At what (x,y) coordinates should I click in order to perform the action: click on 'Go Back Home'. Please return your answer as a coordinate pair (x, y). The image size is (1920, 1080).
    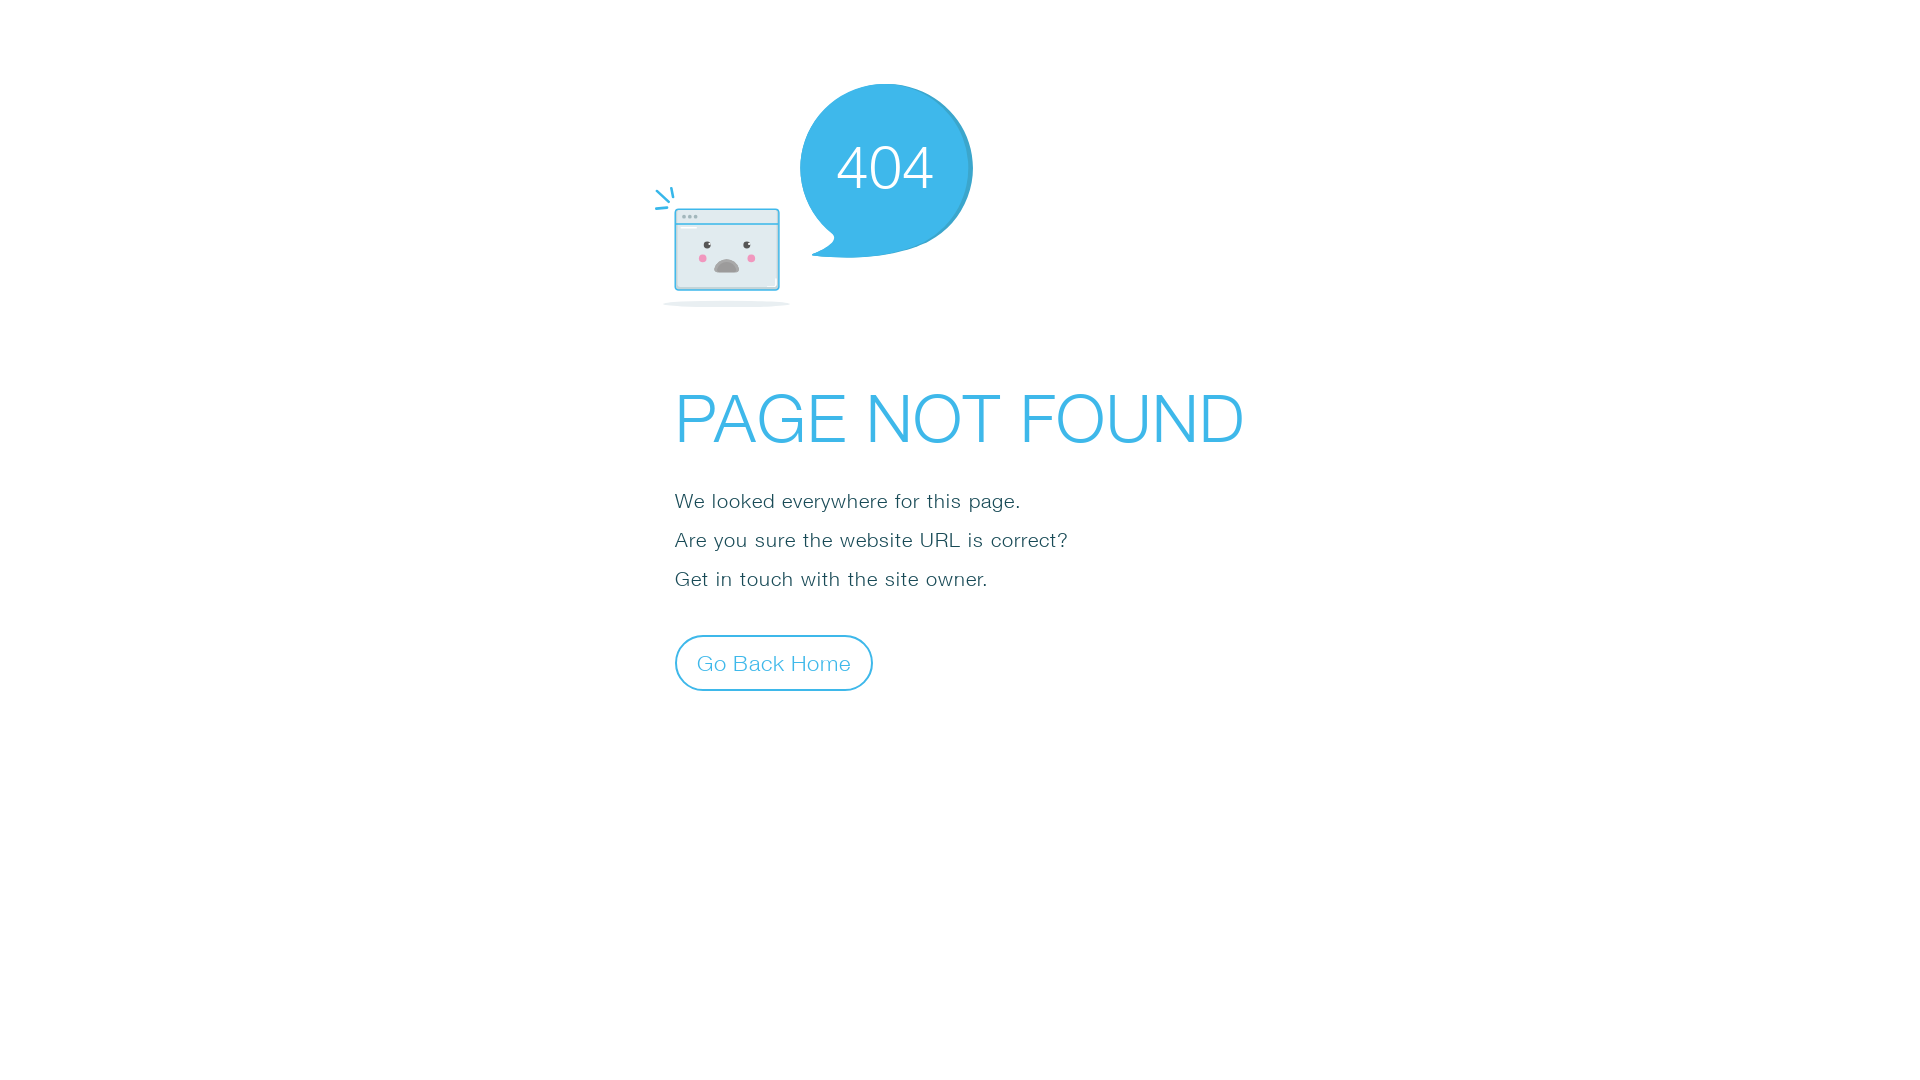
    Looking at the image, I should click on (772, 663).